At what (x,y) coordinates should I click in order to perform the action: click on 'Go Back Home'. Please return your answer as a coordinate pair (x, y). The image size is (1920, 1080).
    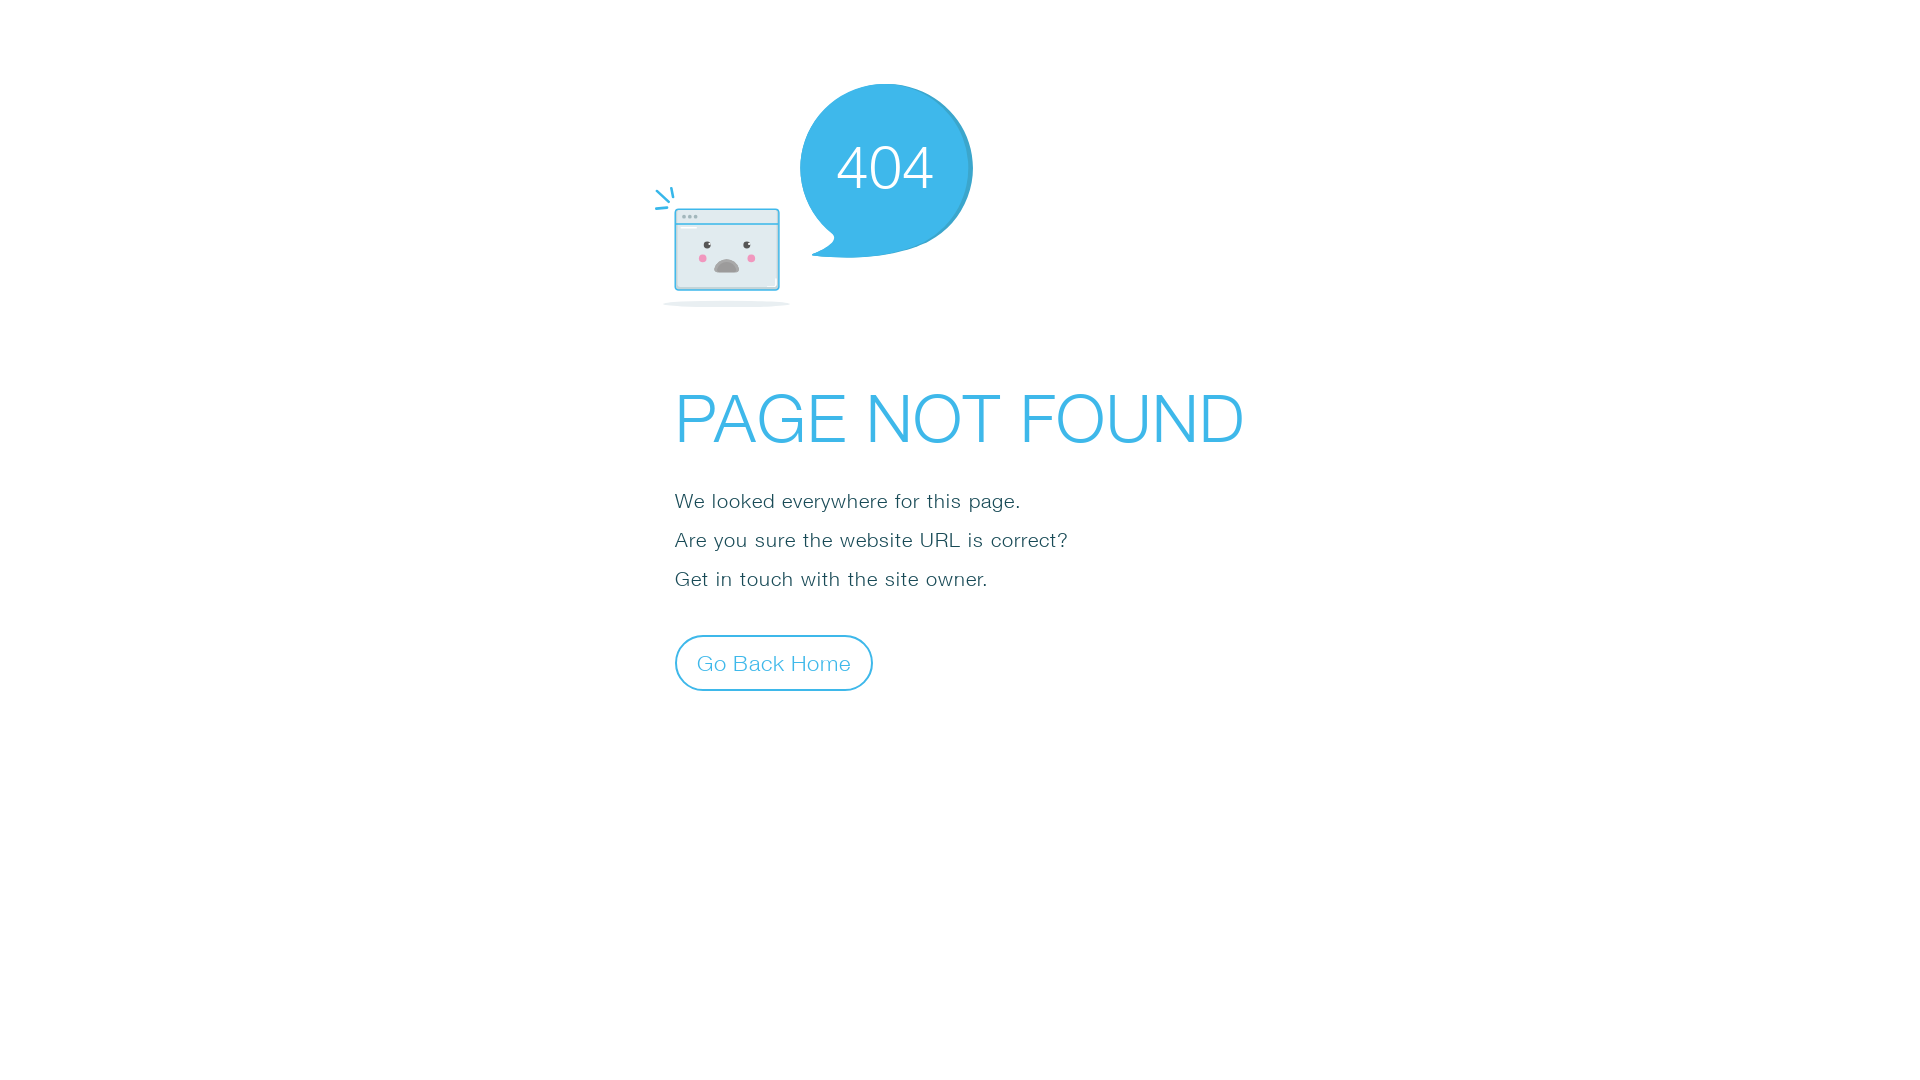
    Looking at the image, I should click on (772, 663).